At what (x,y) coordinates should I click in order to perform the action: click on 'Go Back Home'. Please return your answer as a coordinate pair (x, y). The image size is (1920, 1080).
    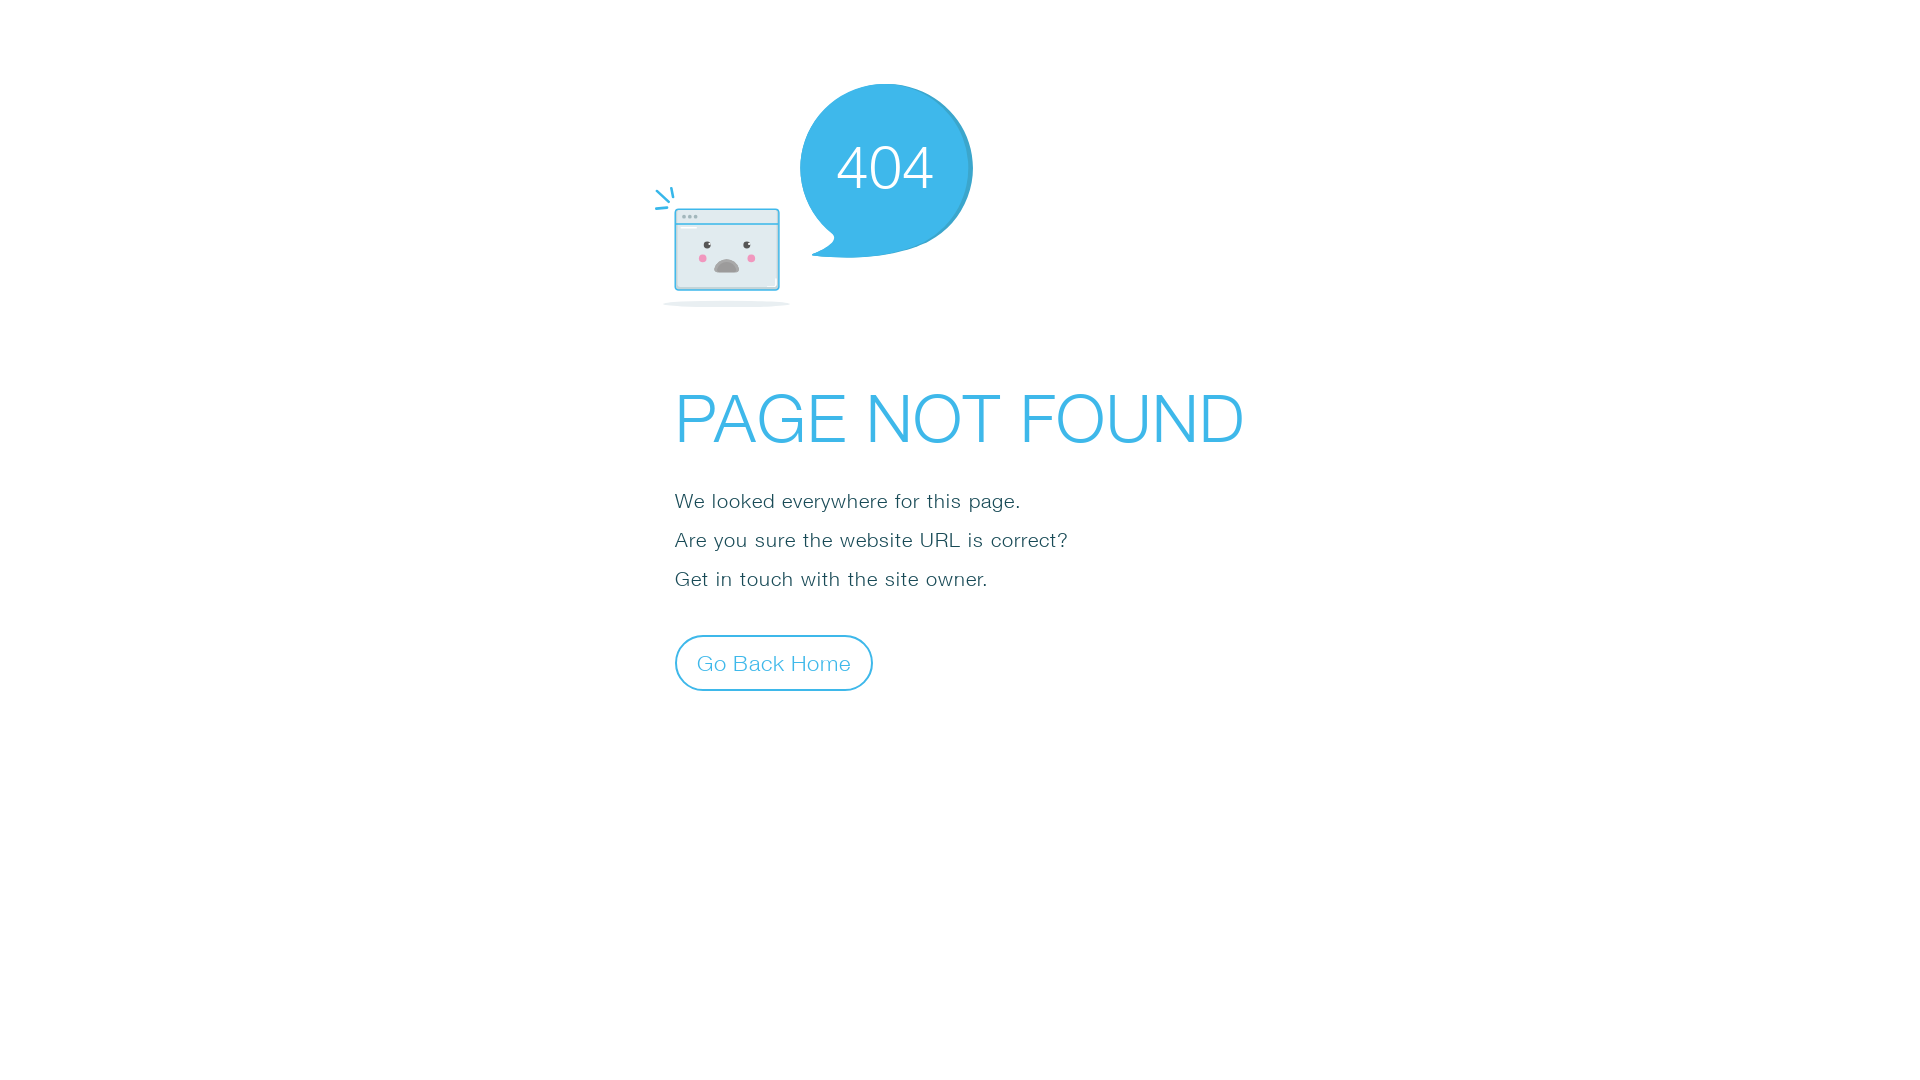
    Looking at the image, I should click on (772, 663).